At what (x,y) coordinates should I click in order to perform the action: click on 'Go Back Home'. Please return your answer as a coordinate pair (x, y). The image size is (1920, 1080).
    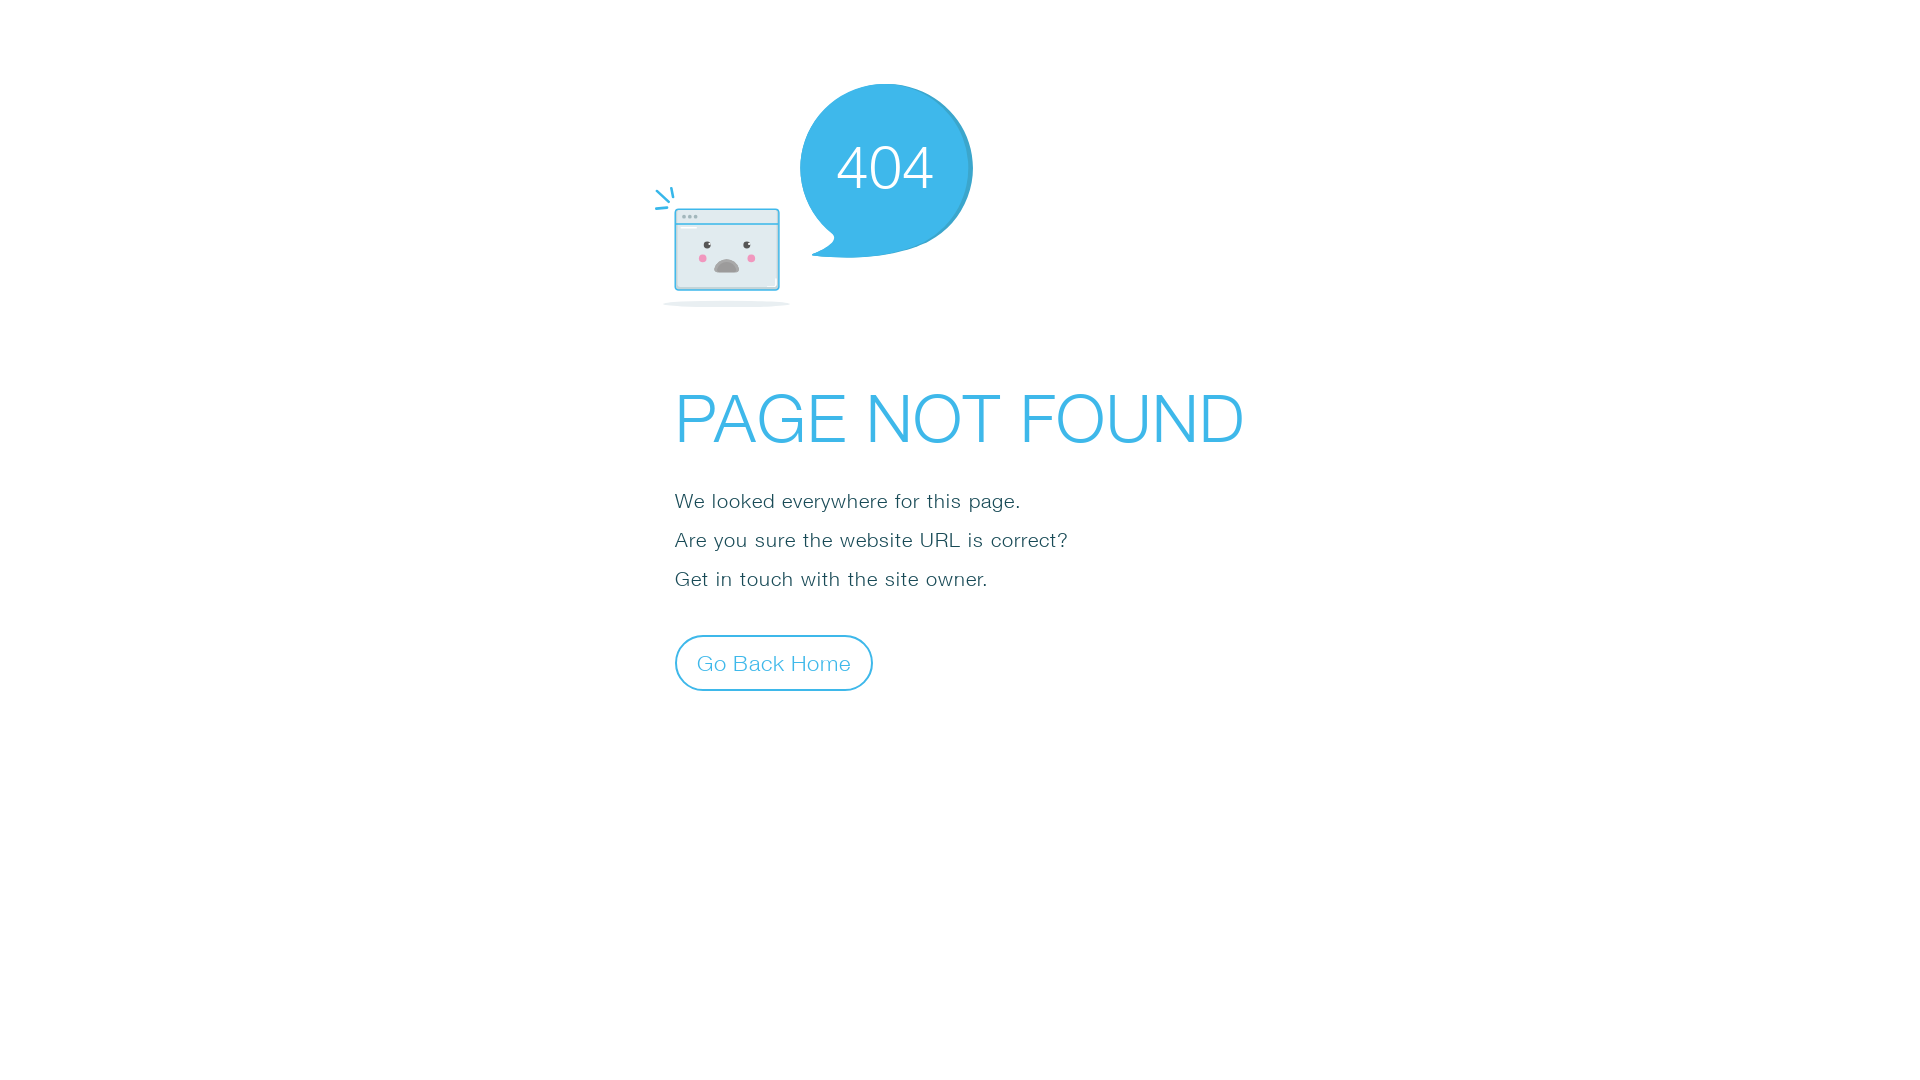
    Looking at the image, I should click on (772, 663).